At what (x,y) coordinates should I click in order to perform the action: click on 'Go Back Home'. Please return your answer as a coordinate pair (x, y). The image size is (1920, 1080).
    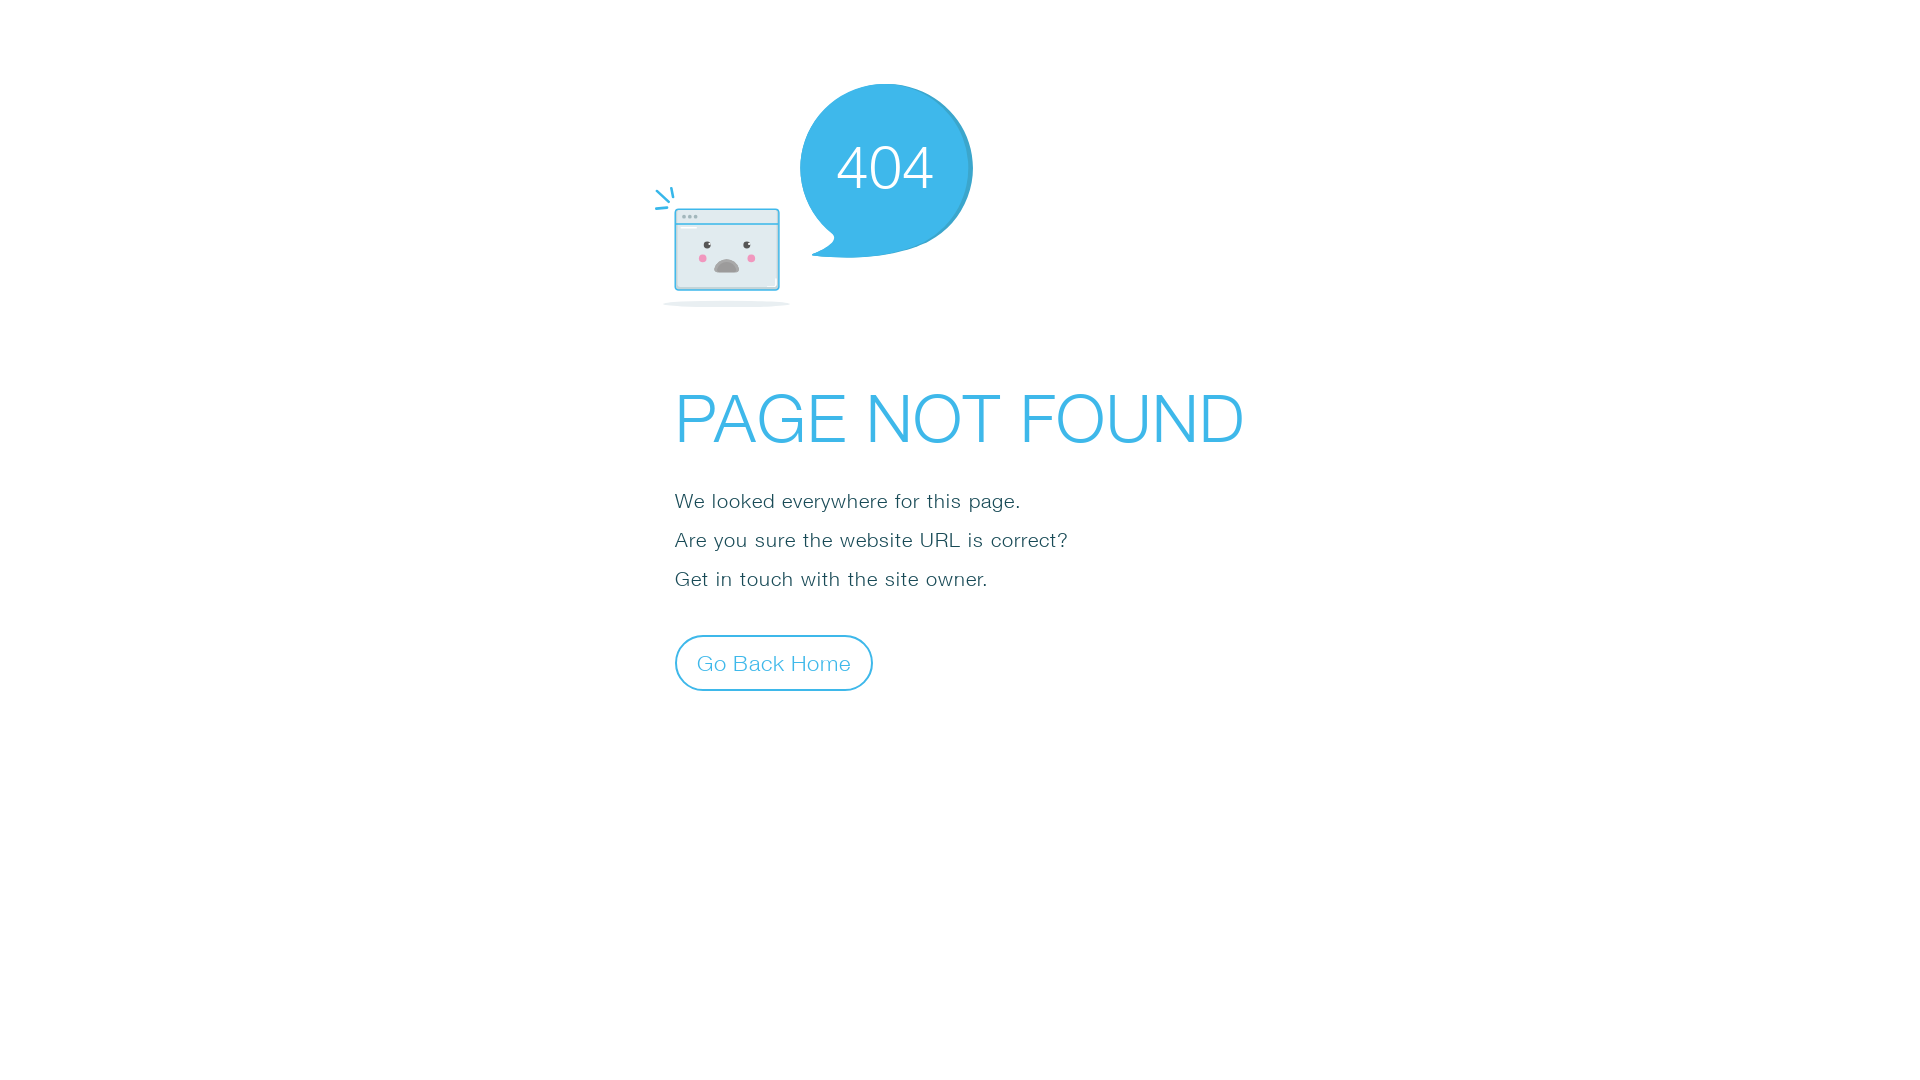
    Looking at the image, I should click on (772, 663).